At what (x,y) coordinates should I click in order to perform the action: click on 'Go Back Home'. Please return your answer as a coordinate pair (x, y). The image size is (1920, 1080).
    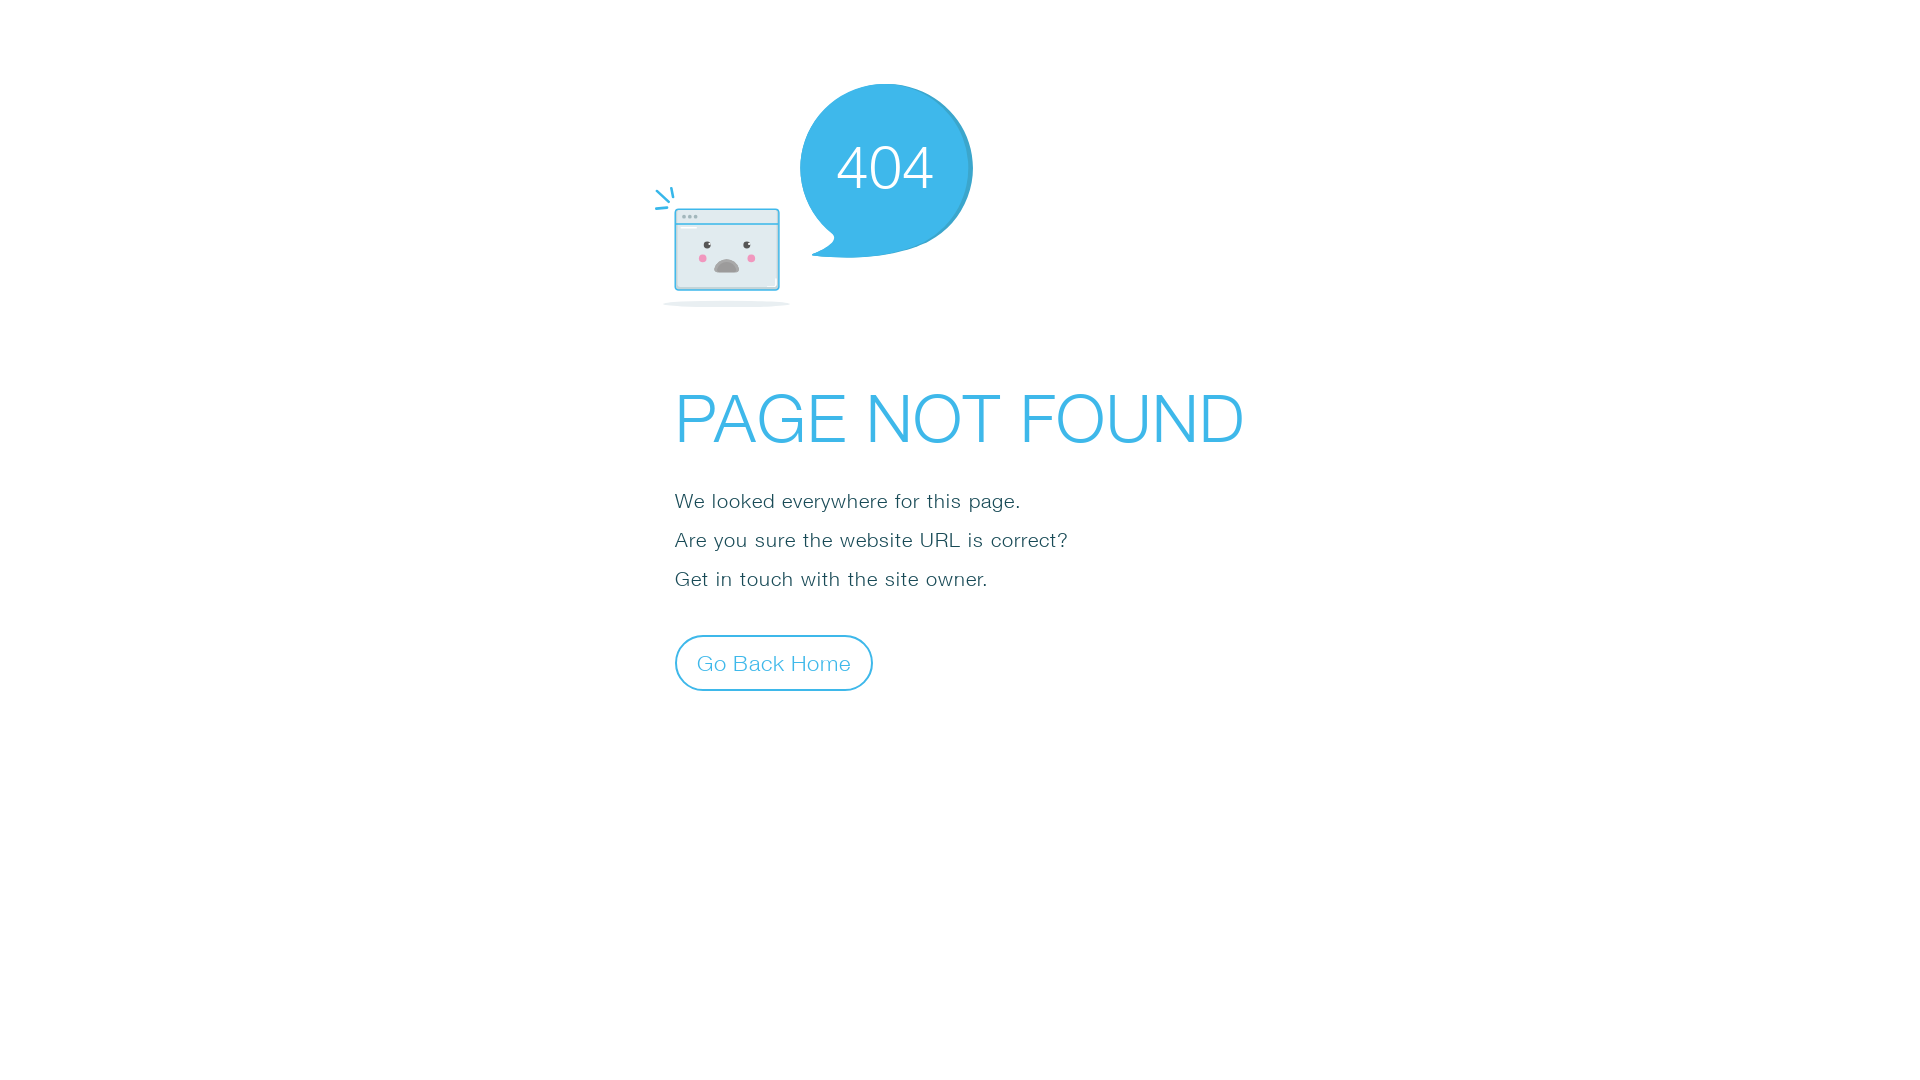
    Looking at the image, I should click on (772, 663).